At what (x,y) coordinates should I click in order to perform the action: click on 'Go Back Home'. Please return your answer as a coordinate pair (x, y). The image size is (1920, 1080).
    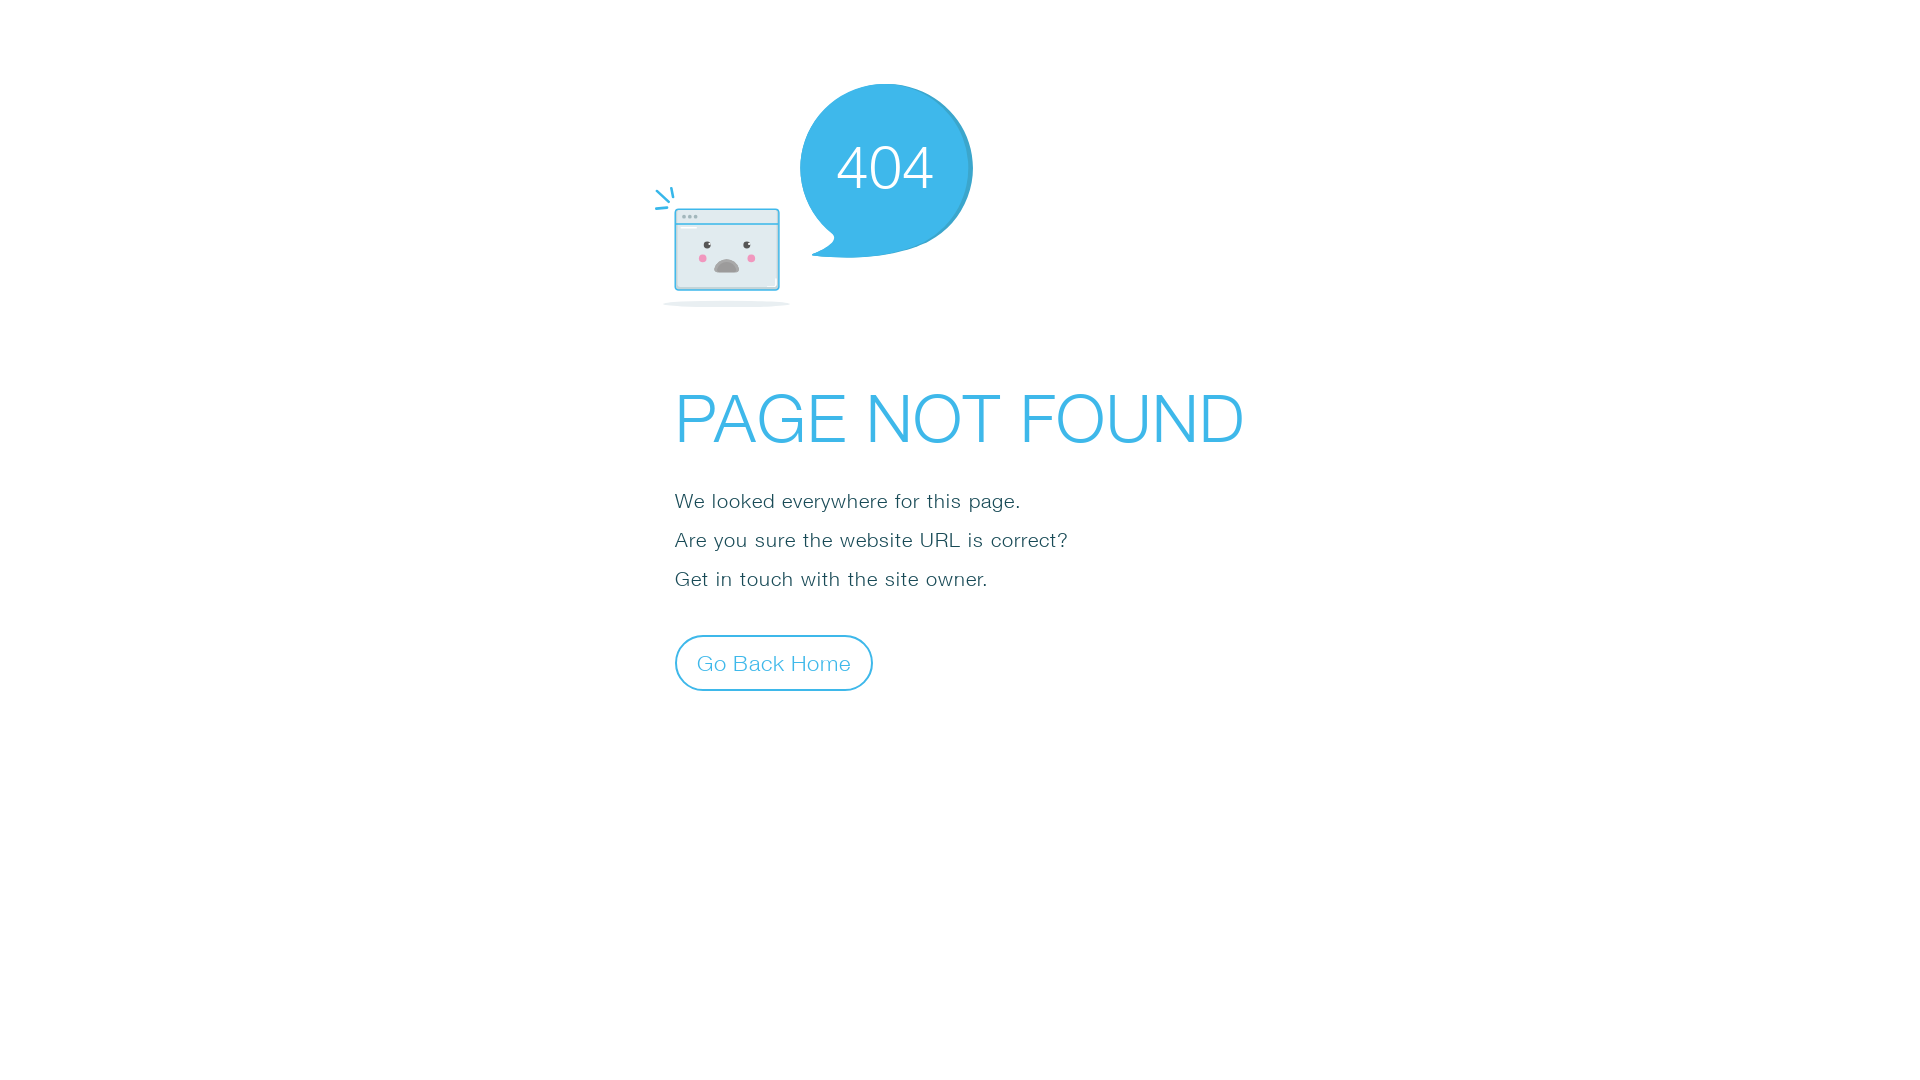
    Looking at the image, I should click on (772, 663).